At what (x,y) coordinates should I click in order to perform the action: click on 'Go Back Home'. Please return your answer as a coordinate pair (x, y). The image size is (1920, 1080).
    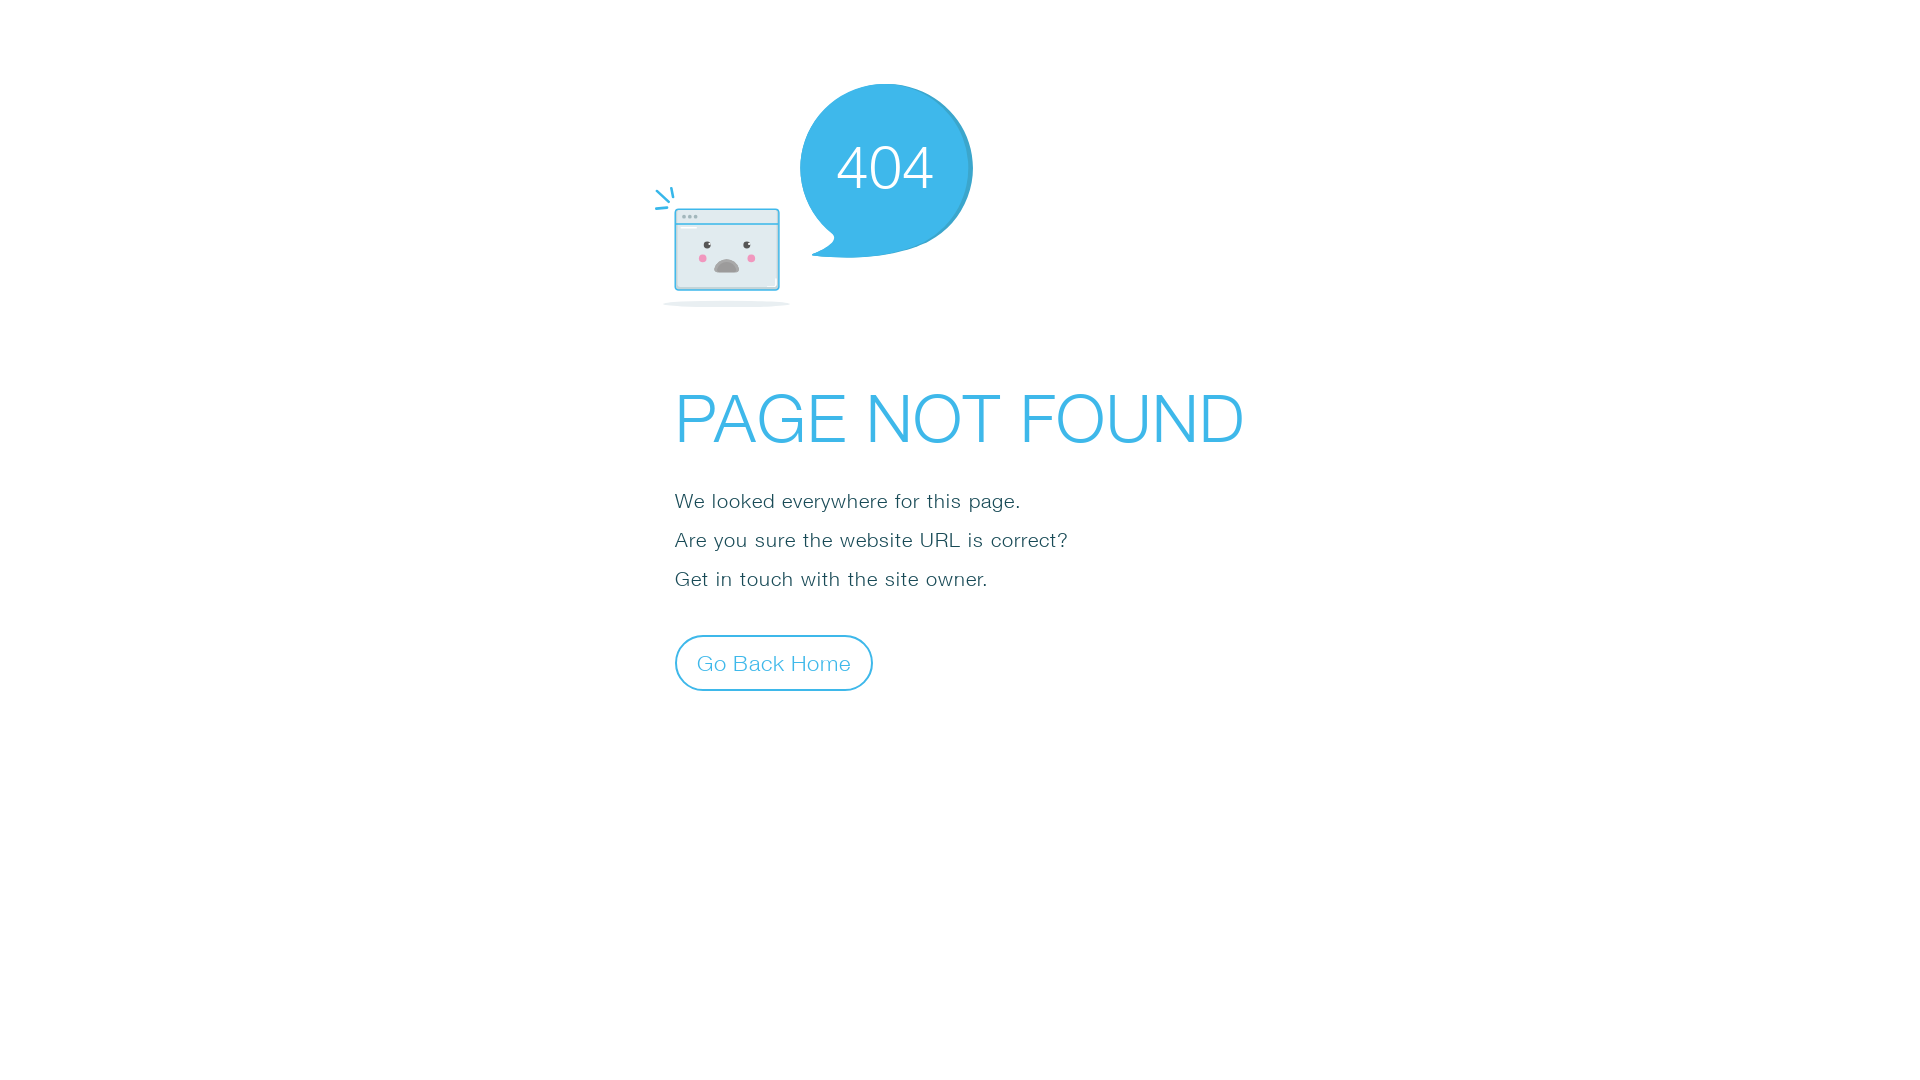
    Looking at the image, I should click on (772, 663).